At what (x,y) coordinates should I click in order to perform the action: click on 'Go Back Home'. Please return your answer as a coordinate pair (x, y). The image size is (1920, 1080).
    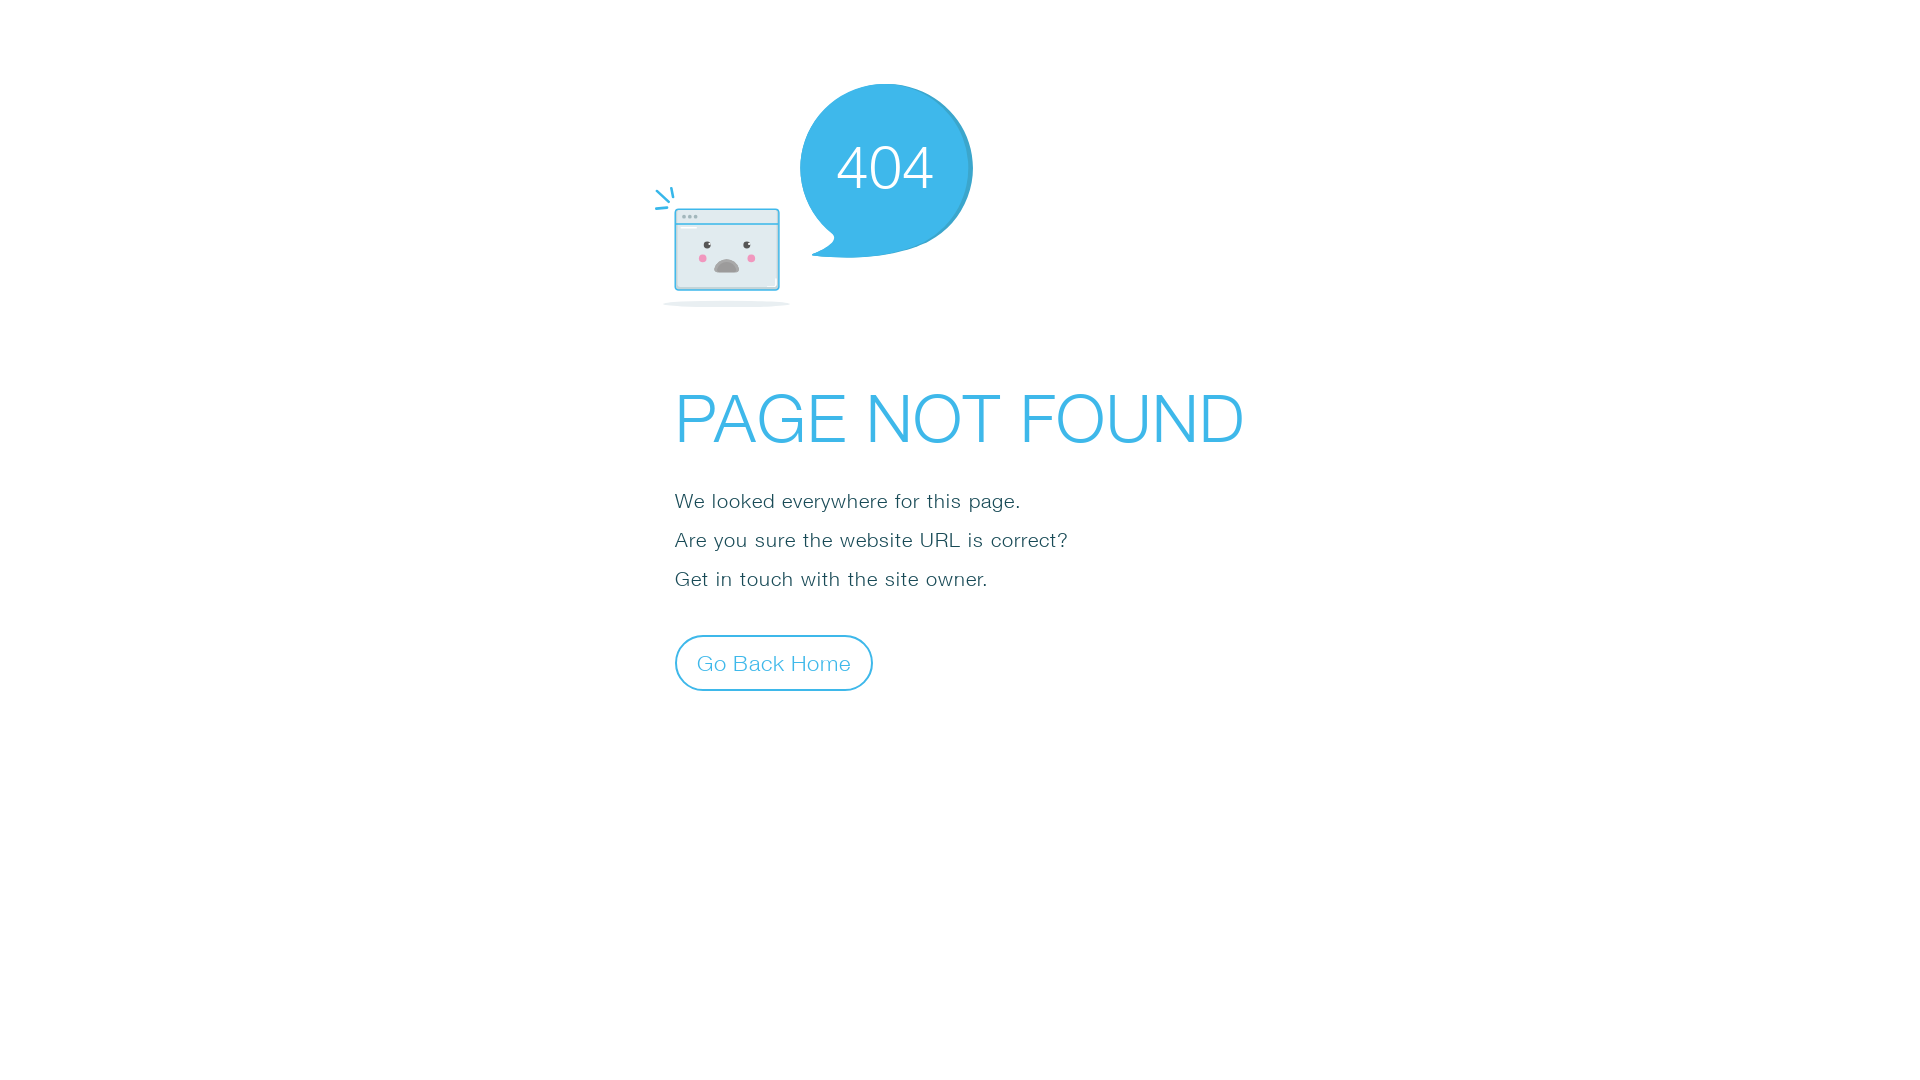
    Looking at the image, I should click on (772, 663).